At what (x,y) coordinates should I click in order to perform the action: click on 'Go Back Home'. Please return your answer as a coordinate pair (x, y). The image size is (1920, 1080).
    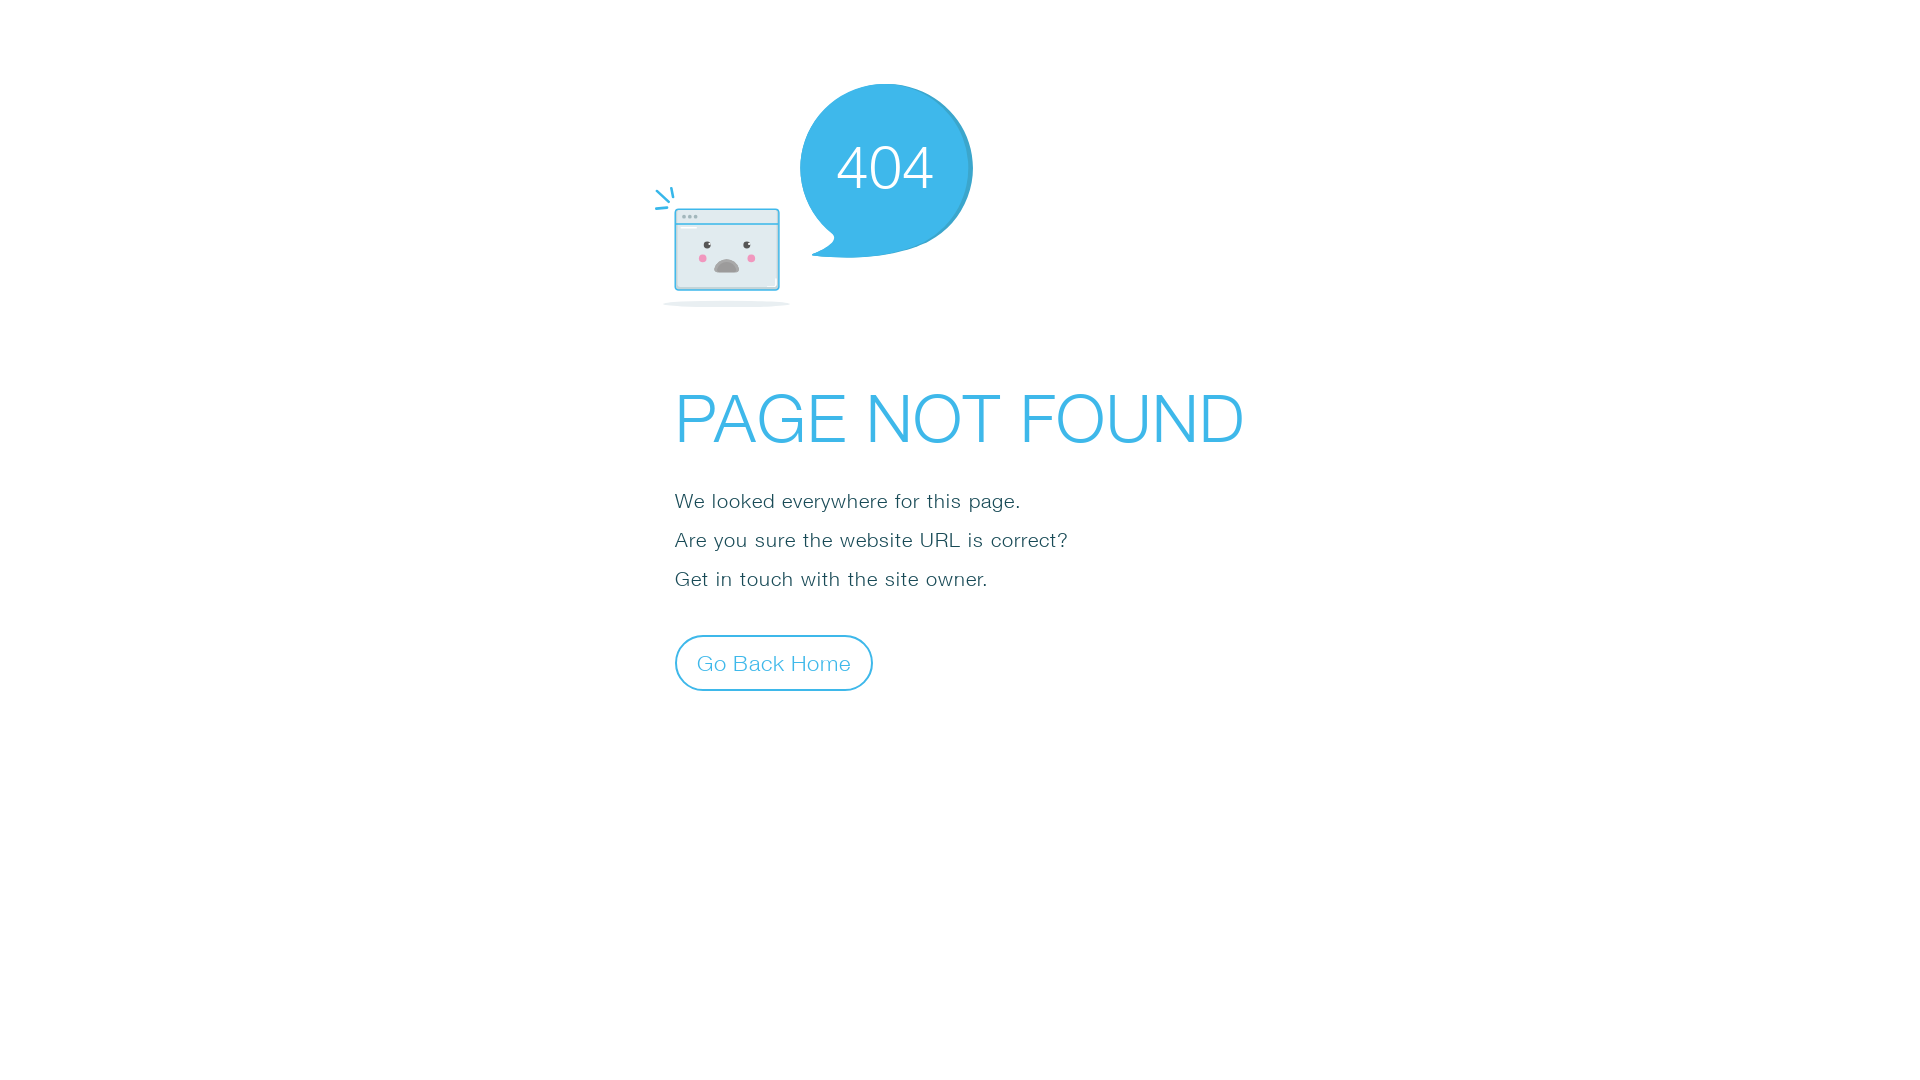
    Looking at the image, I should click on (772, 663).